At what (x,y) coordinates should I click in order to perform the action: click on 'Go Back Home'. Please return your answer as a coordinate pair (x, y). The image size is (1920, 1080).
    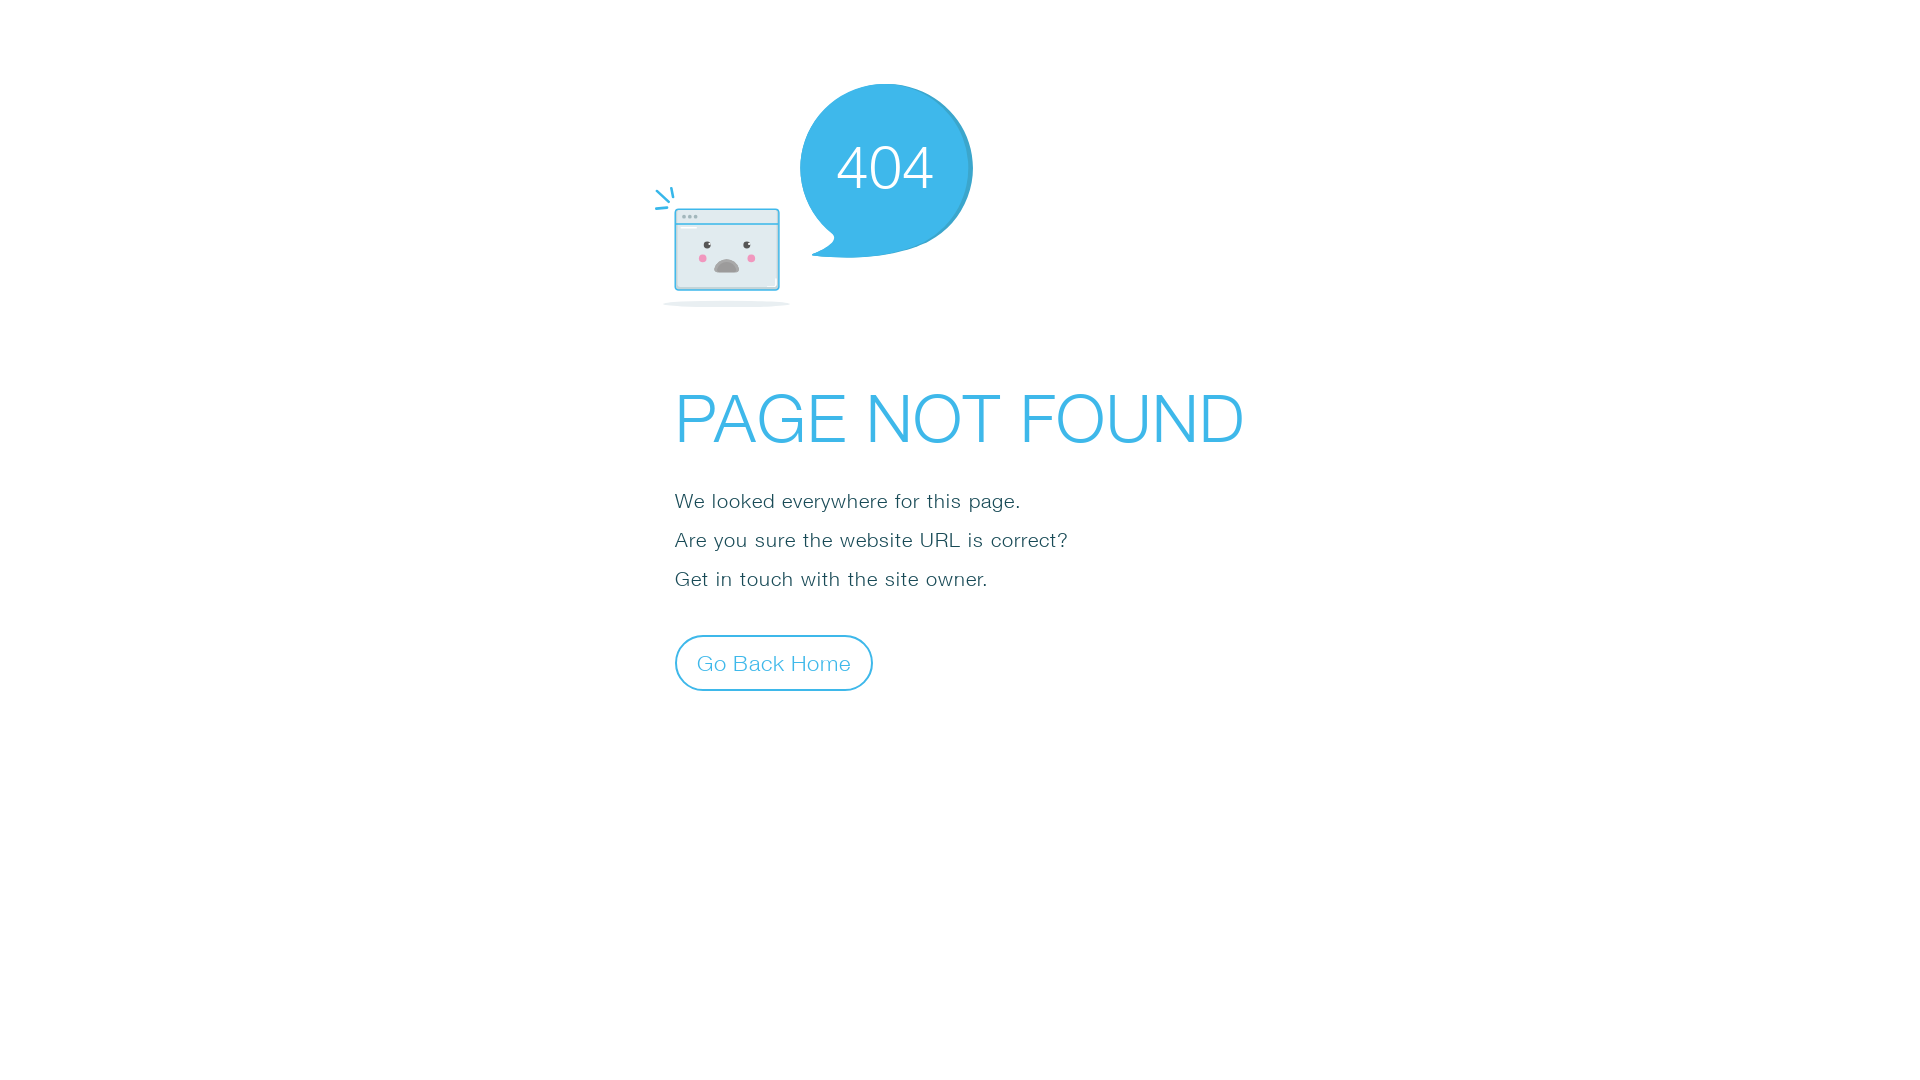
    Looking at the image, I should click on (772, 663).